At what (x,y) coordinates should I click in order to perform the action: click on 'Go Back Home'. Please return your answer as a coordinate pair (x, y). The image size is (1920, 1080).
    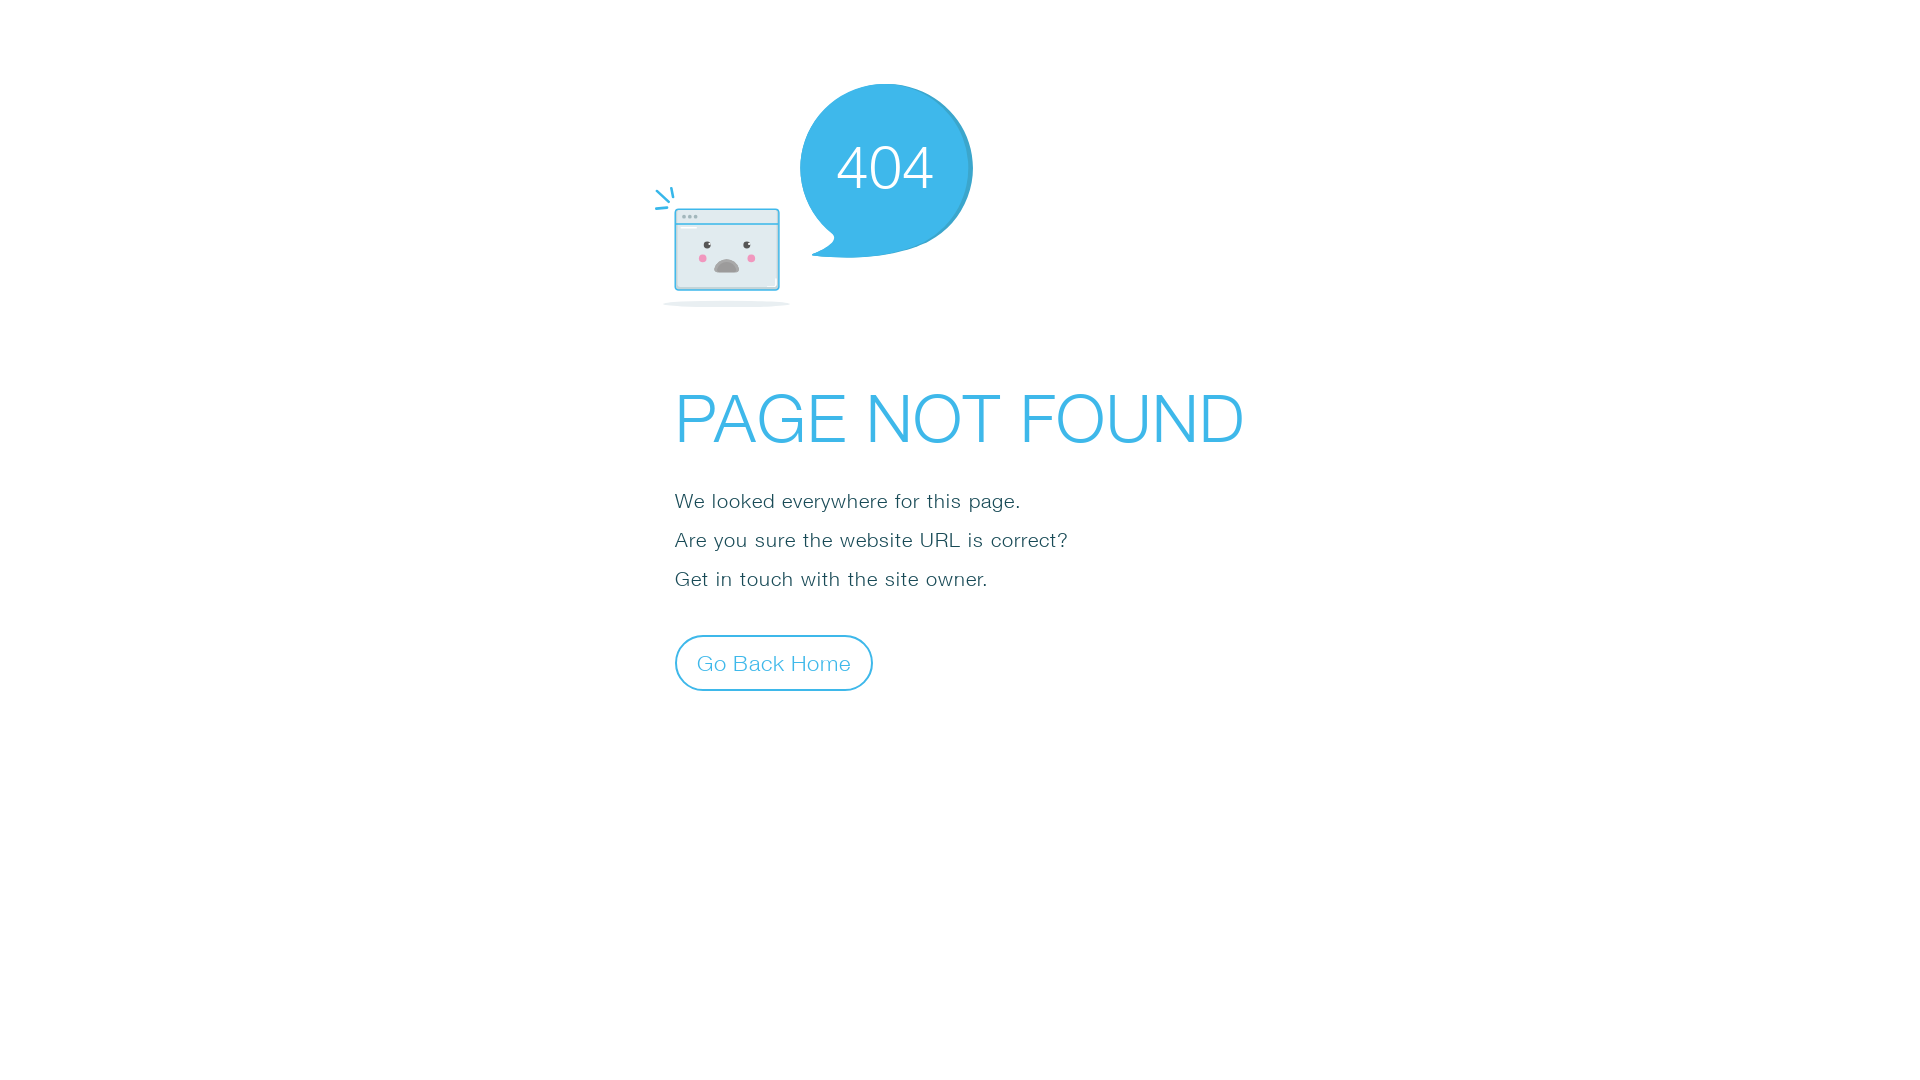
    Looking at the image, I should click on (772, 663).